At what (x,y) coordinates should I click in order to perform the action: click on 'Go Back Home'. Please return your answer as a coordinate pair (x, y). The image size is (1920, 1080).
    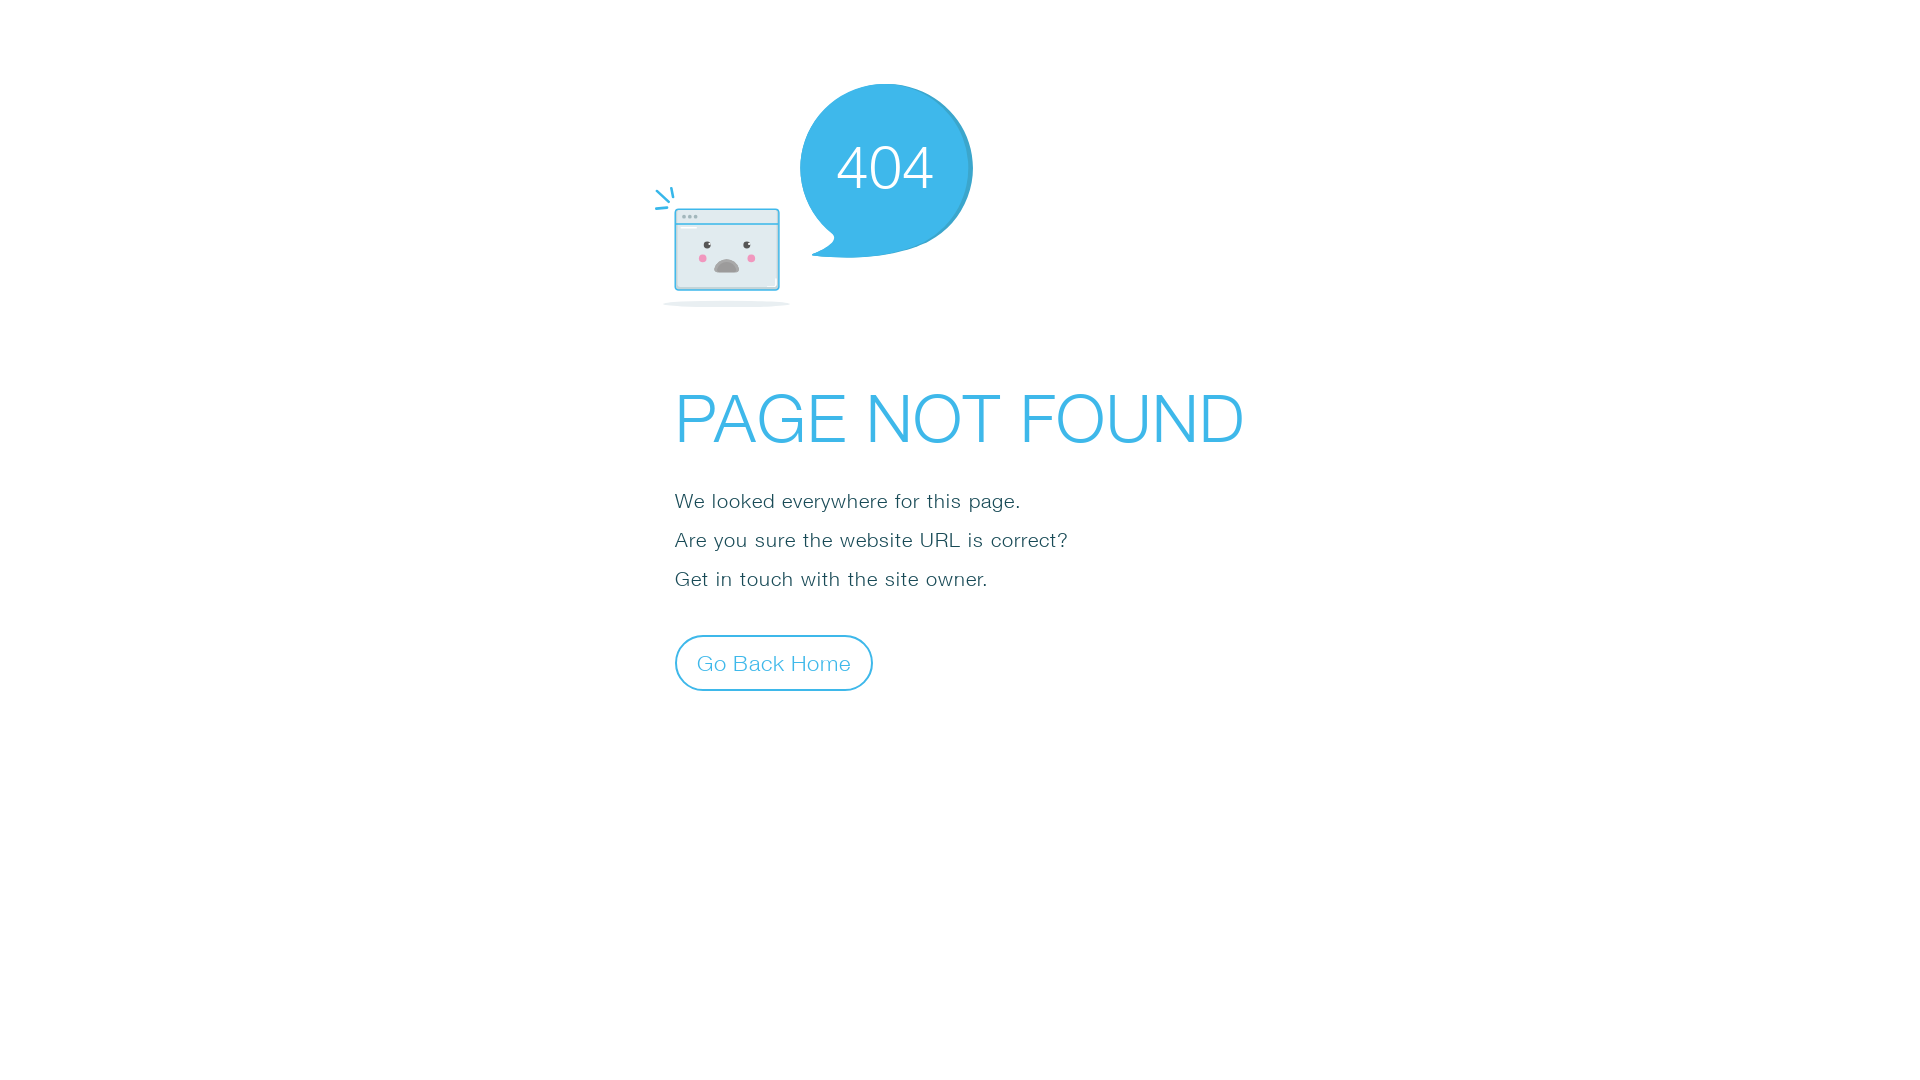
    Looking at the image, I should click on (772, 663).